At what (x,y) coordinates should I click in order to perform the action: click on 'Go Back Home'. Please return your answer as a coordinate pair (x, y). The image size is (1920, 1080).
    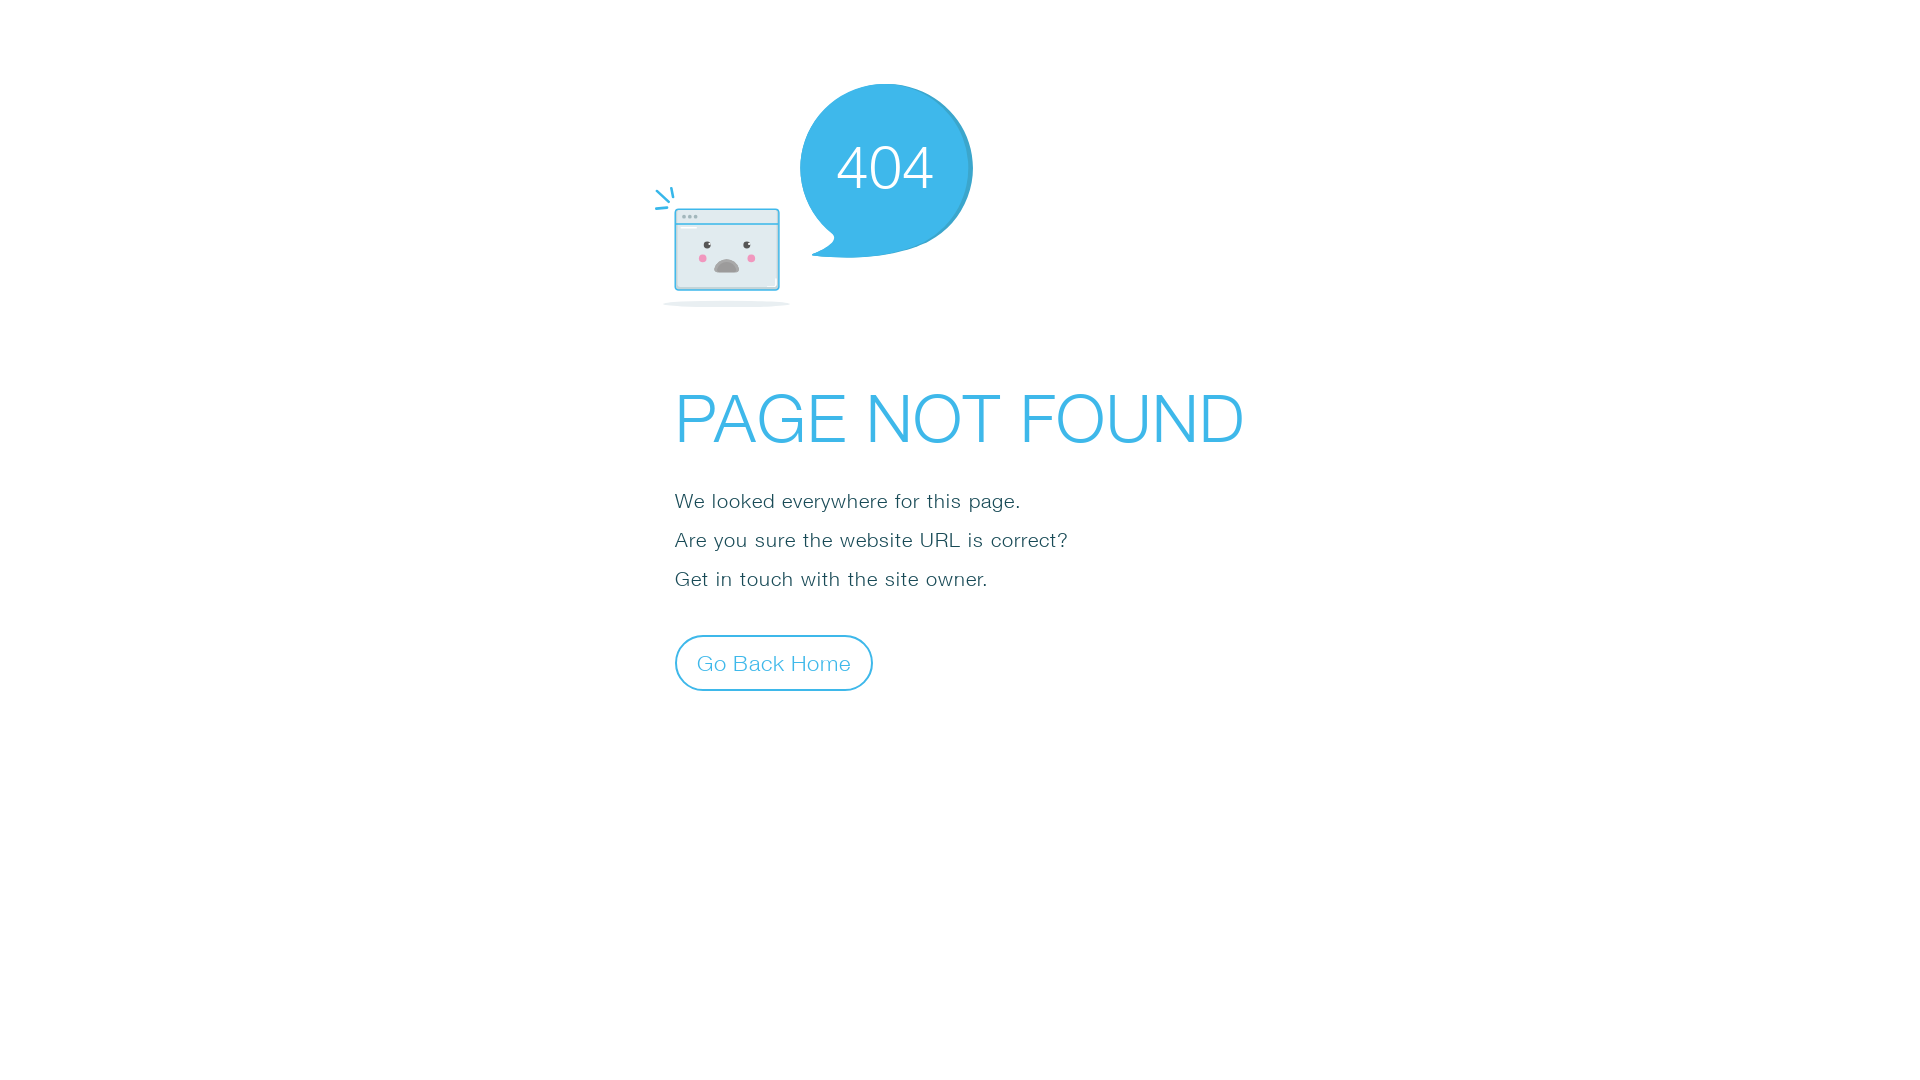
    Looking at the image, I should click on (772, 663).